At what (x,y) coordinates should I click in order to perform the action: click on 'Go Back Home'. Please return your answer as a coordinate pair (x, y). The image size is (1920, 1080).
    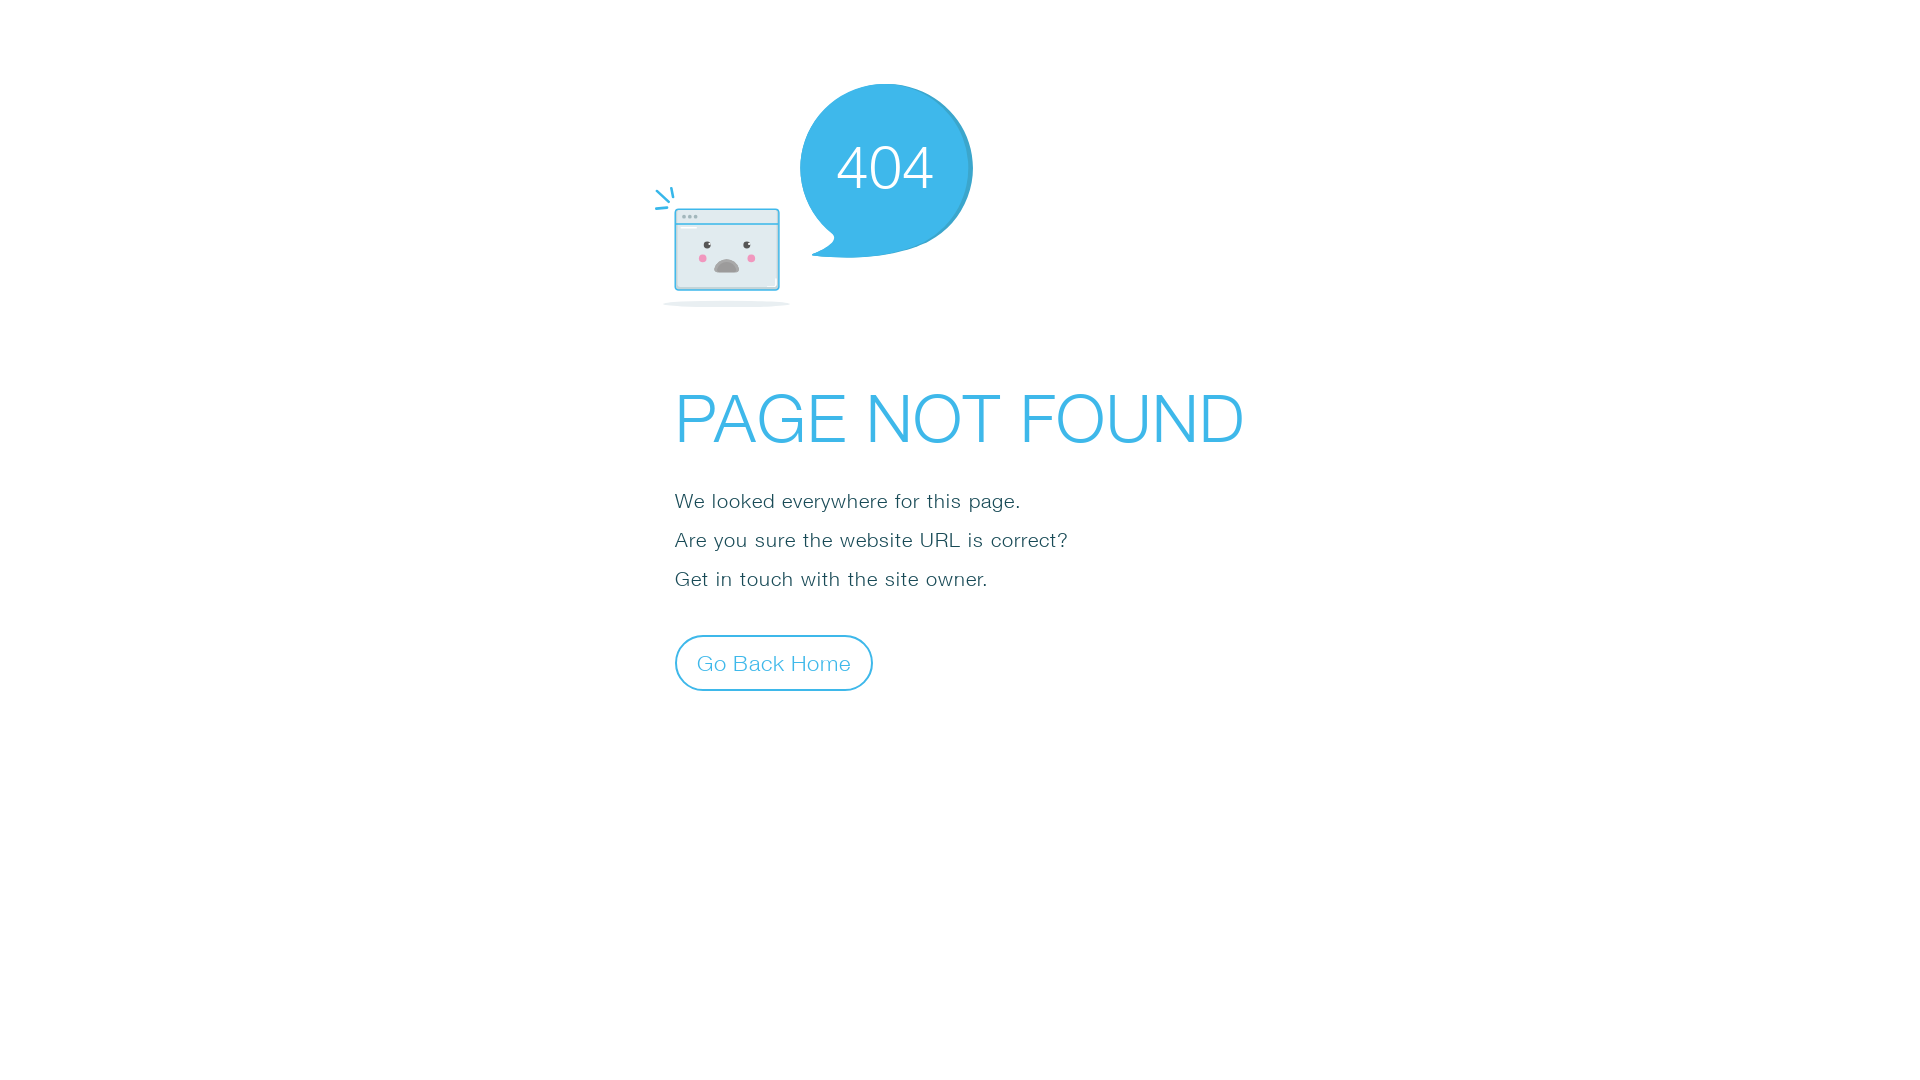
    Looking at the image, I should click on (772, 663).